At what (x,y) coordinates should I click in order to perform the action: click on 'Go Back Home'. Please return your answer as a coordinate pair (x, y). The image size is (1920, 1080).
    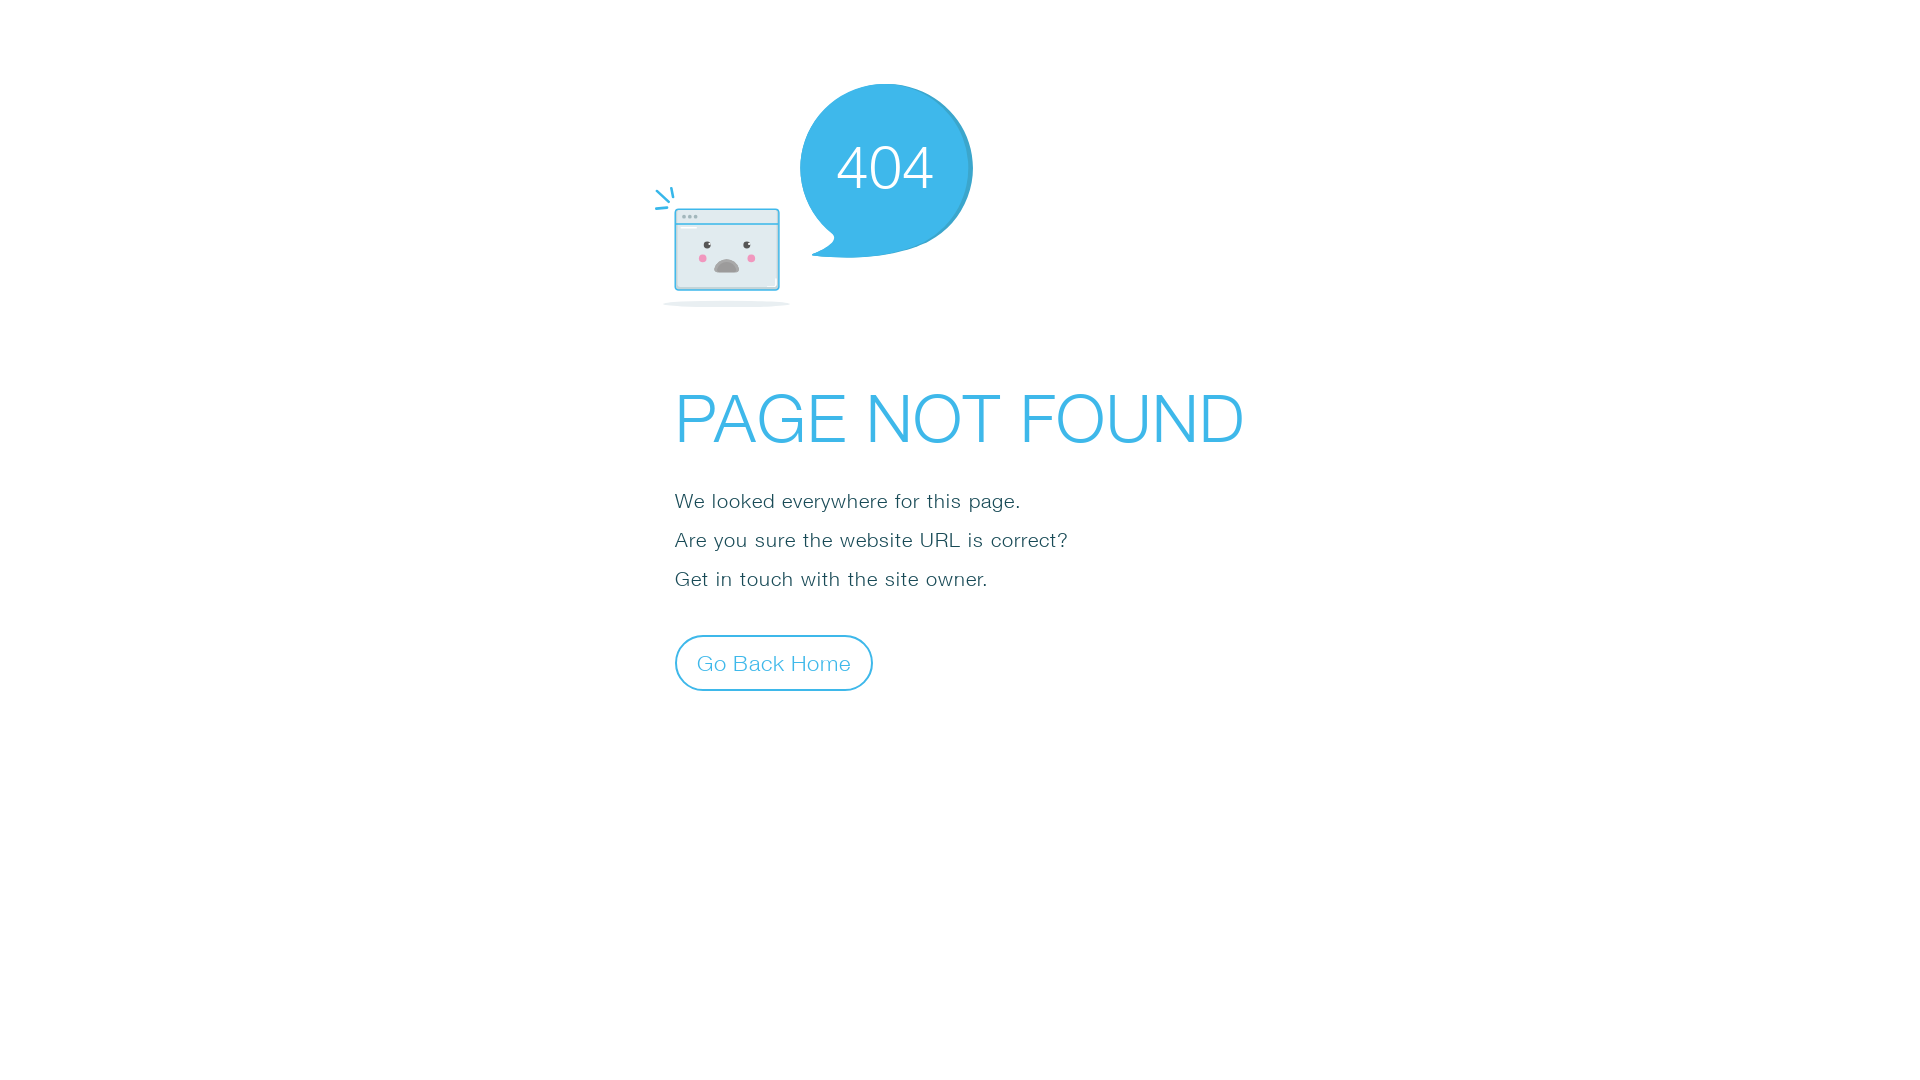
    Looking at the image, I should click on (772, 663).